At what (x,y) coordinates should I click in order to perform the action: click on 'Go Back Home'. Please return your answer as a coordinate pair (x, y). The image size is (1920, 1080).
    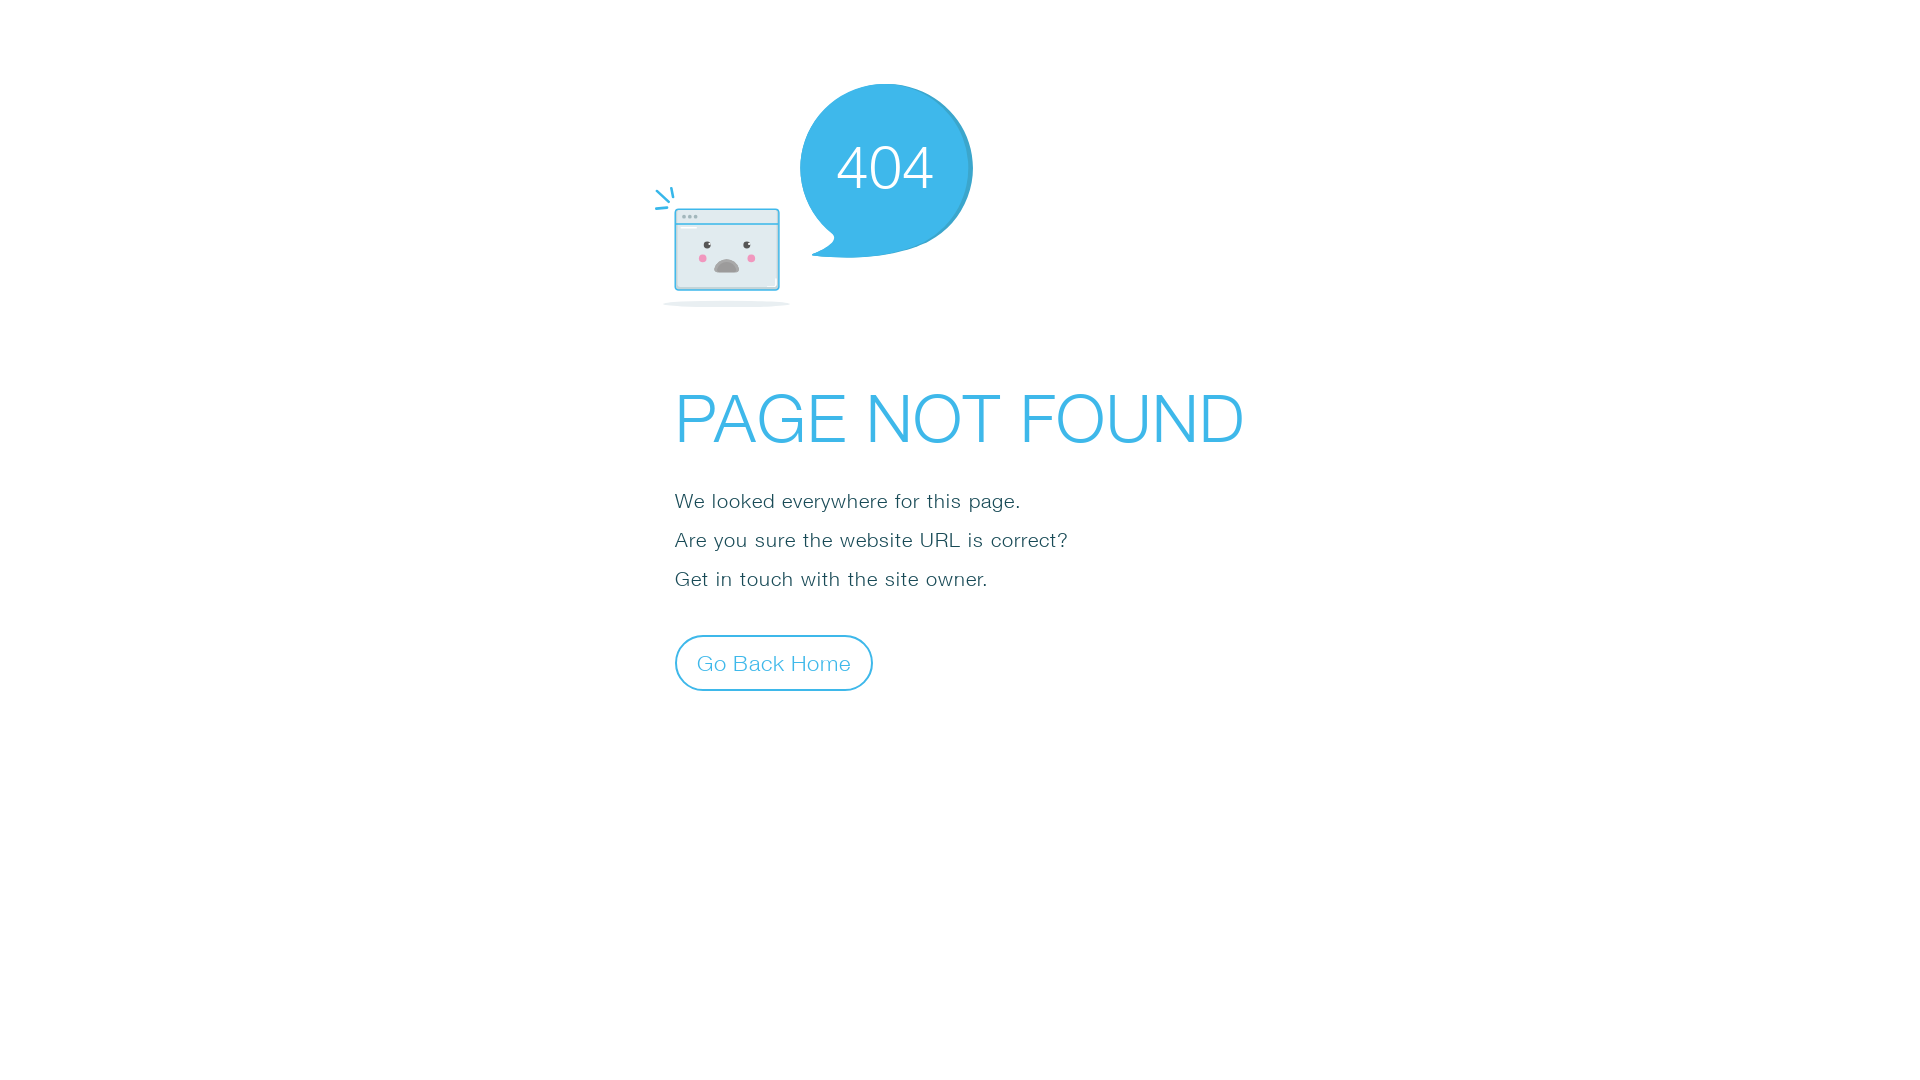
    Looking at the image, I should click on (772, 663).